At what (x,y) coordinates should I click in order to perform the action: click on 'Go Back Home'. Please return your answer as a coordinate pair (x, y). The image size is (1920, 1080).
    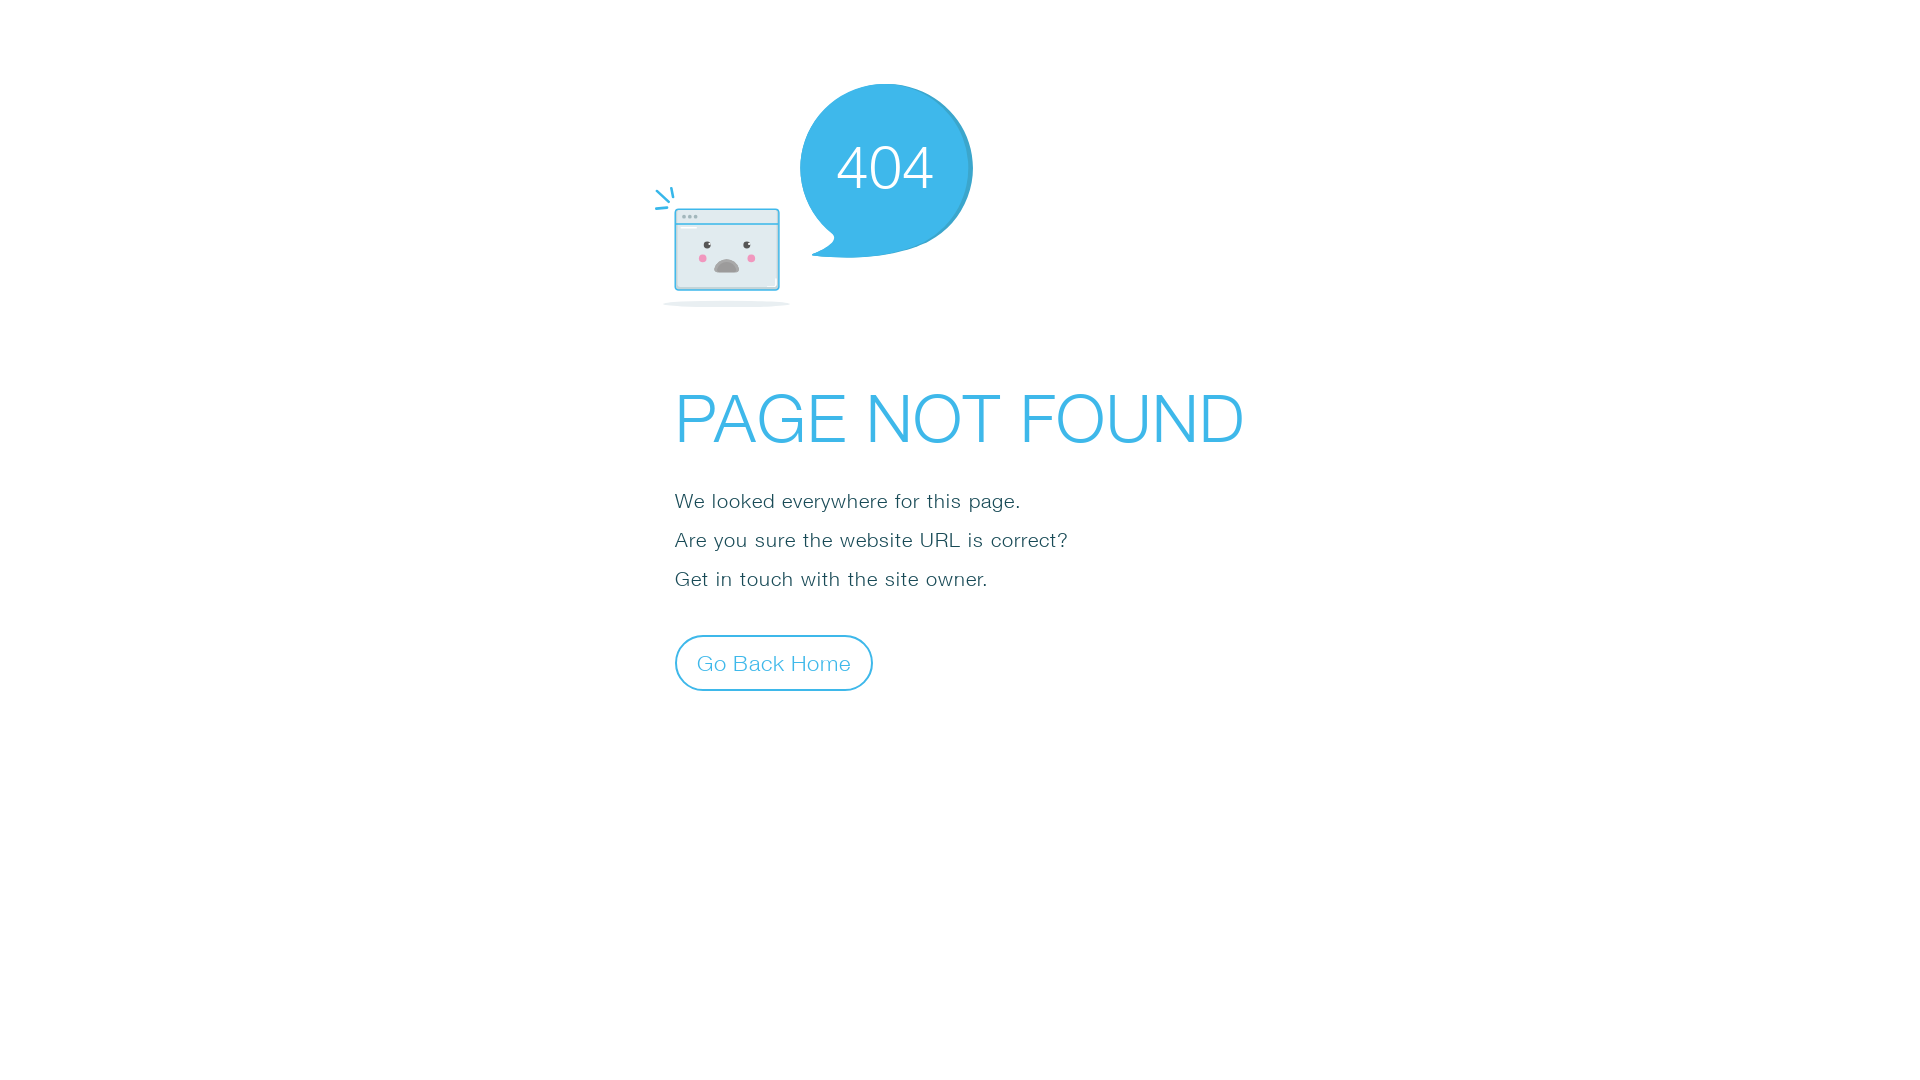
    Looking at the image, I should click on (772, 663).